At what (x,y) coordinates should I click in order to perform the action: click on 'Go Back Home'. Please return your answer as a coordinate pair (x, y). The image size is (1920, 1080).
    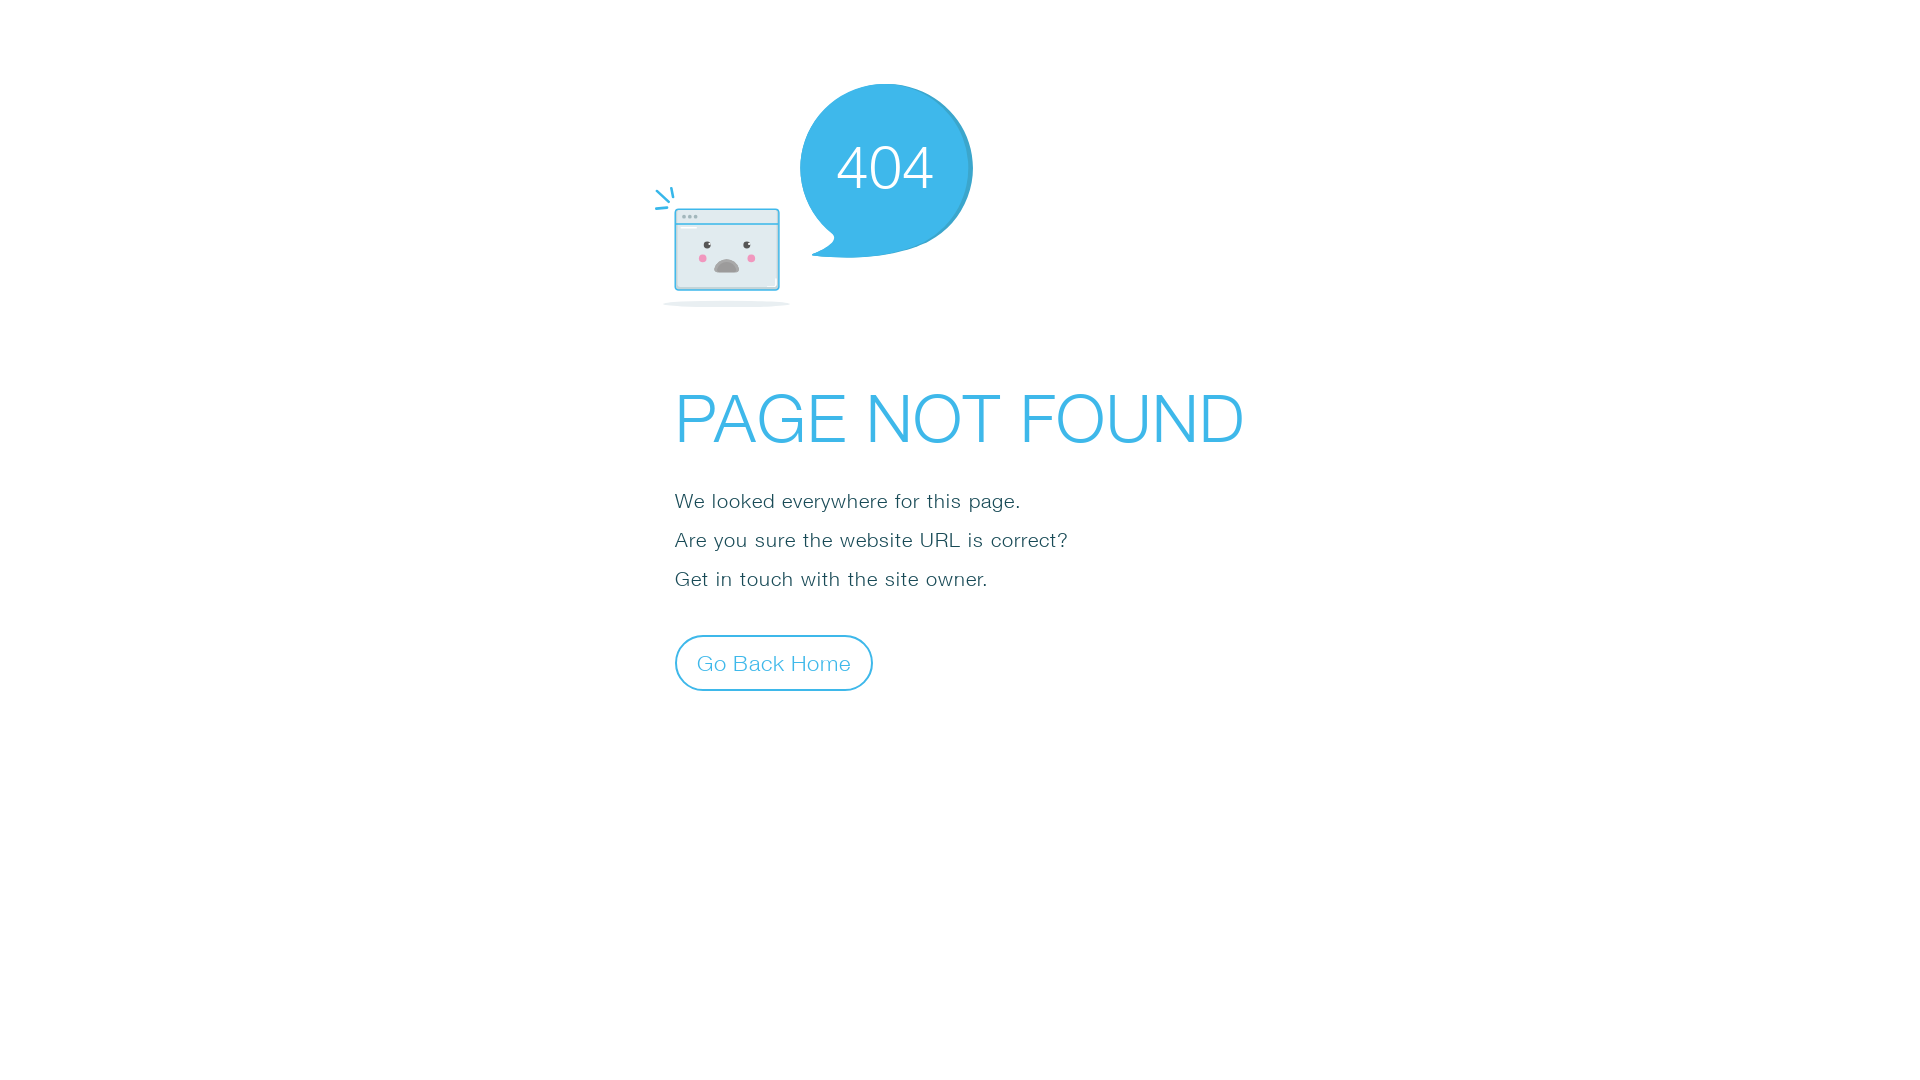
    Looking at the image, I should click on (772, 663).